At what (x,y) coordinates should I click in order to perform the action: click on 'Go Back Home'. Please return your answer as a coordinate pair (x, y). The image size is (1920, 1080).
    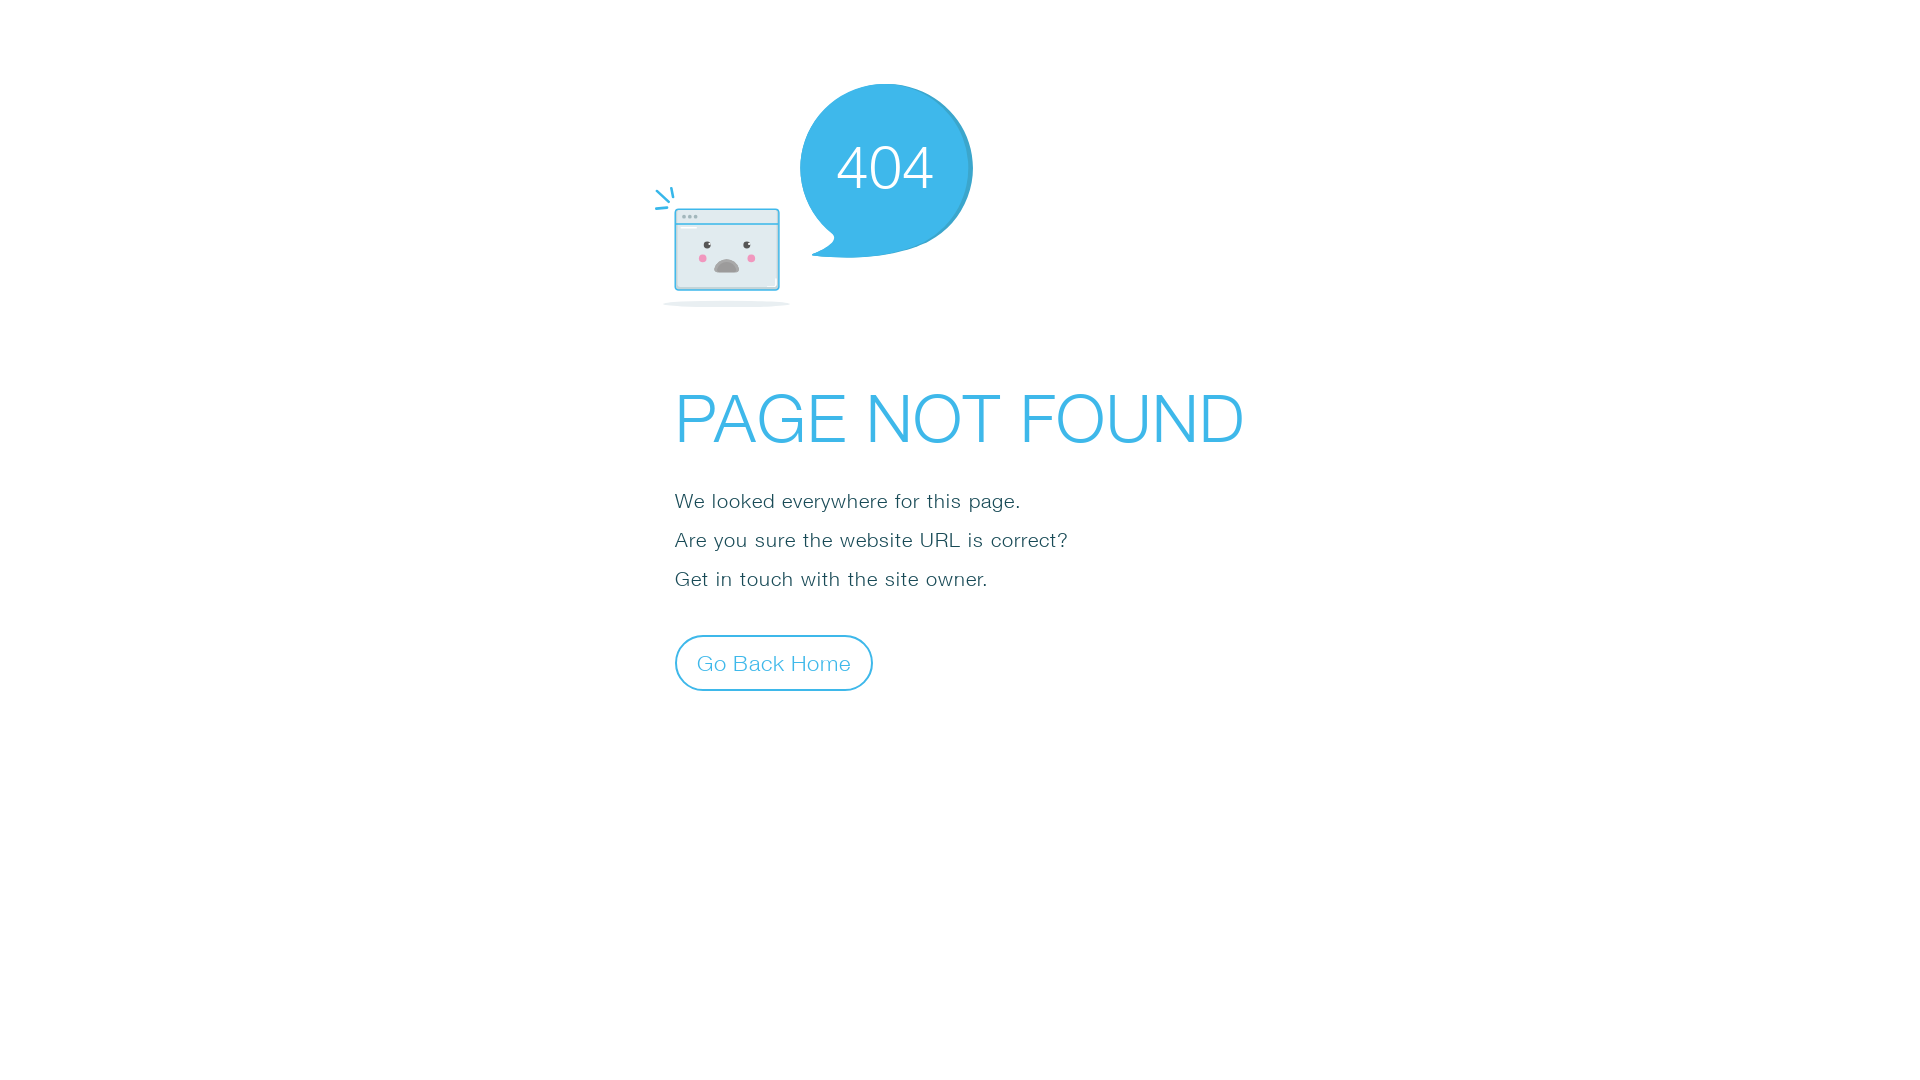
    Looking at the image, I should click on (772, 663).